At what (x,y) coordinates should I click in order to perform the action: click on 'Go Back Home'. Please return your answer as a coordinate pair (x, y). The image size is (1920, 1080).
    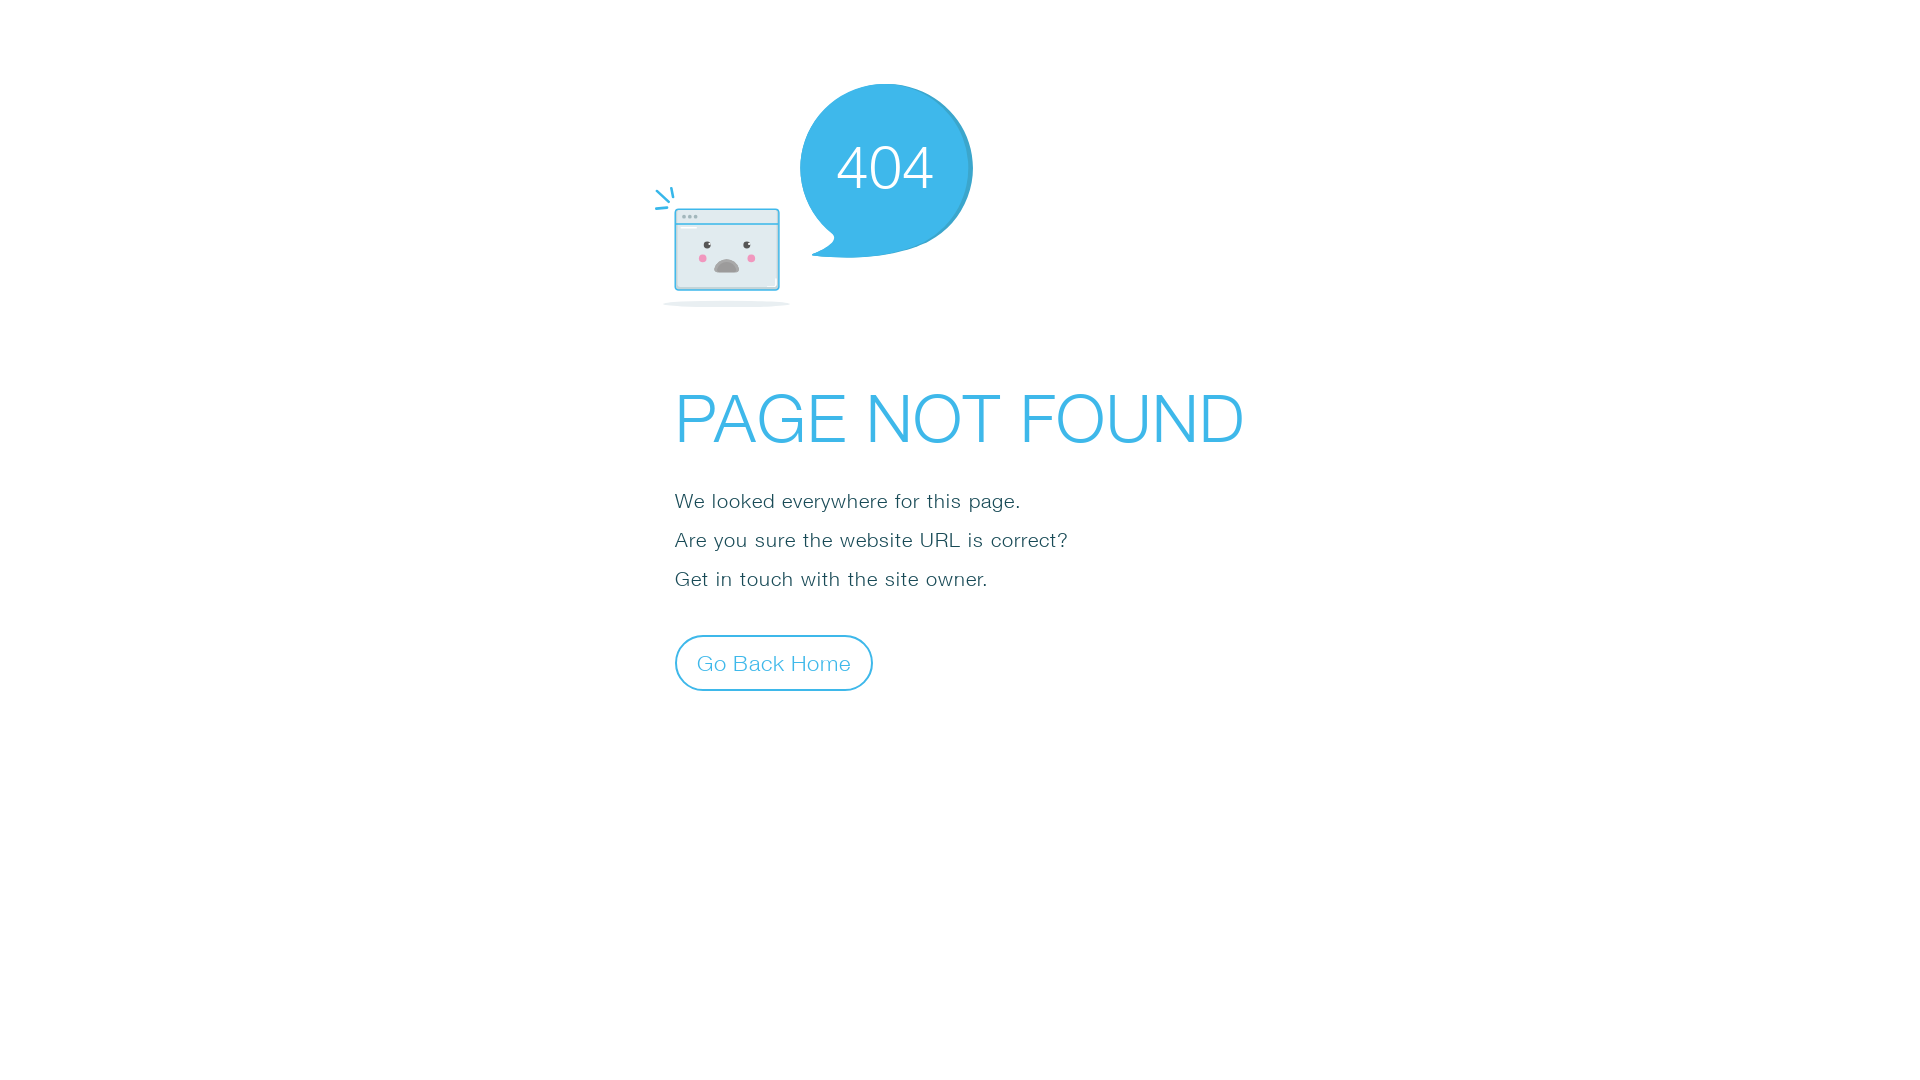
    Looking at the image, I should click on (772, 663).